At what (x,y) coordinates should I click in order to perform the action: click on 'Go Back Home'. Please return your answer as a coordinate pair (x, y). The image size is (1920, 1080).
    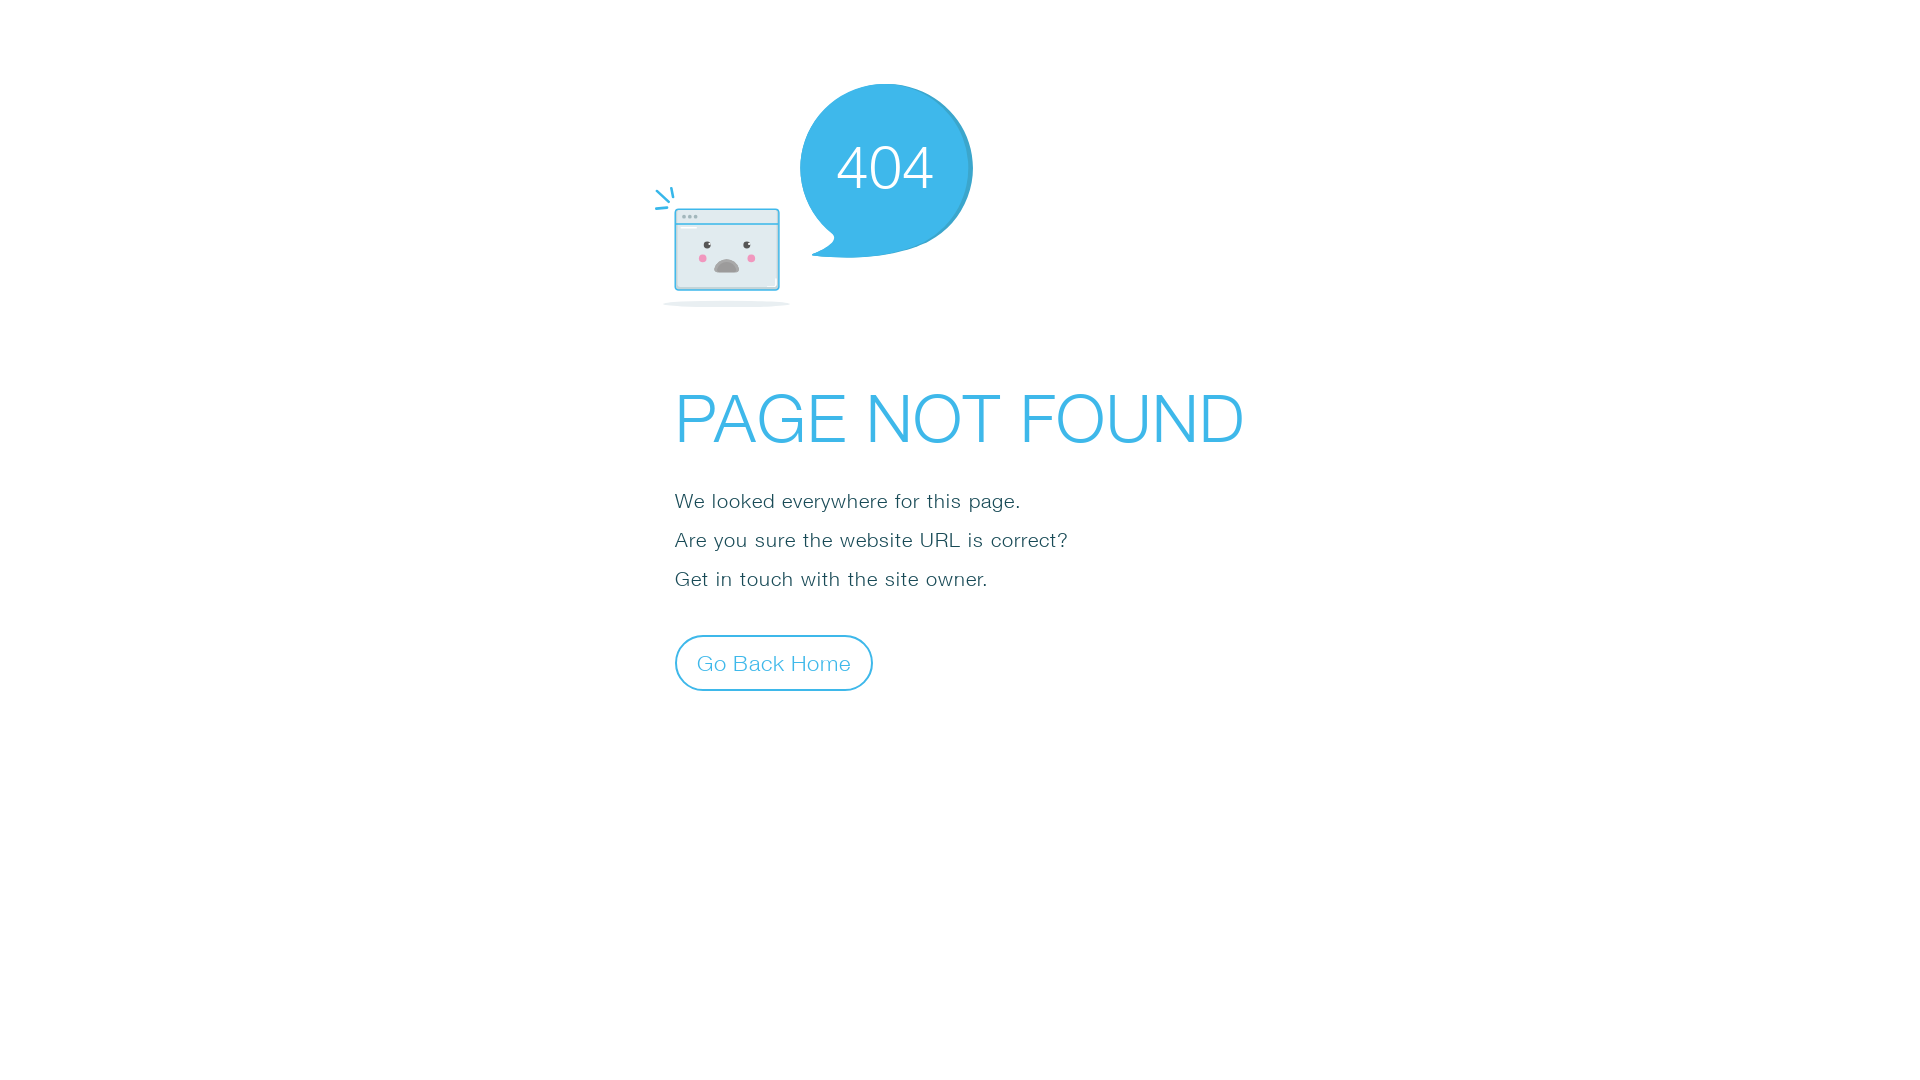
    Looking at the image, I should click on (772, 663).